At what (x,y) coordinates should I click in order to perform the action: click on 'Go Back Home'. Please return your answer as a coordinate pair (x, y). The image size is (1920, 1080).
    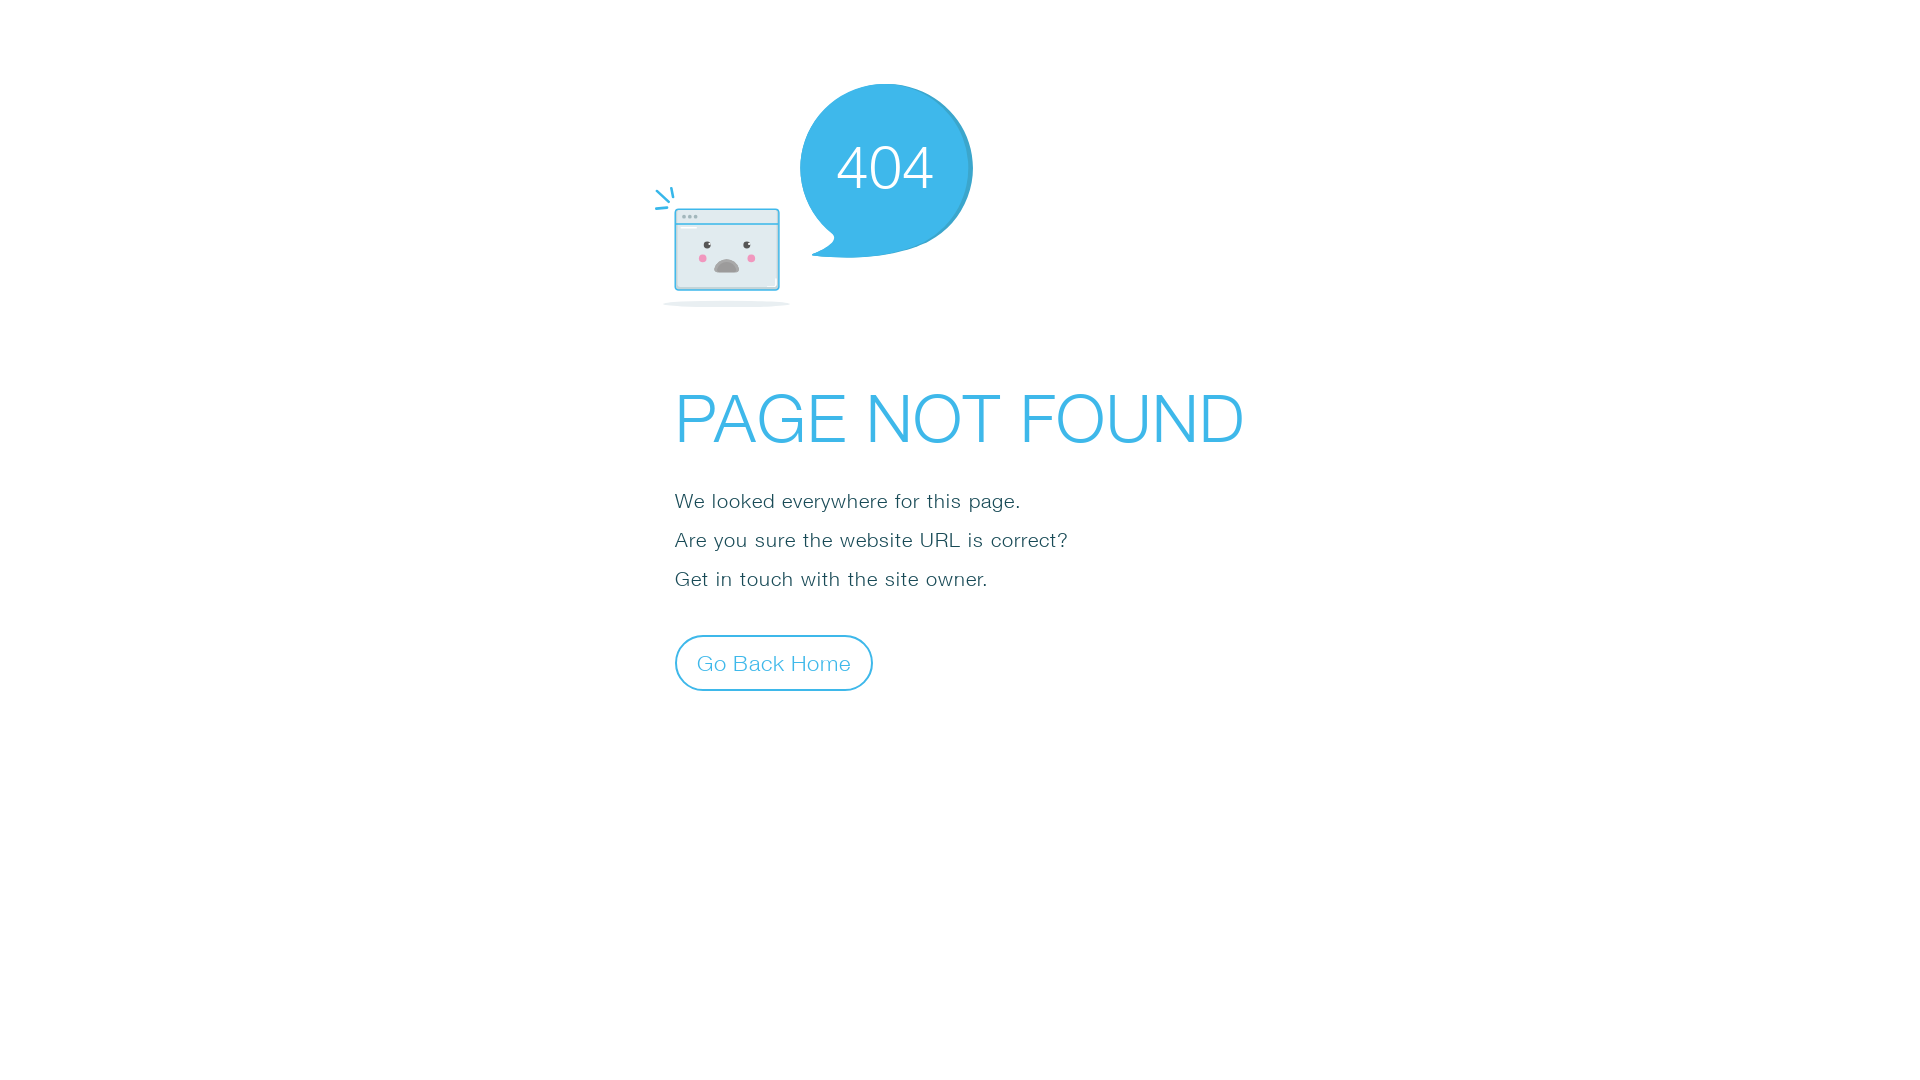
    Looking at the image, I should click on (772, 663).